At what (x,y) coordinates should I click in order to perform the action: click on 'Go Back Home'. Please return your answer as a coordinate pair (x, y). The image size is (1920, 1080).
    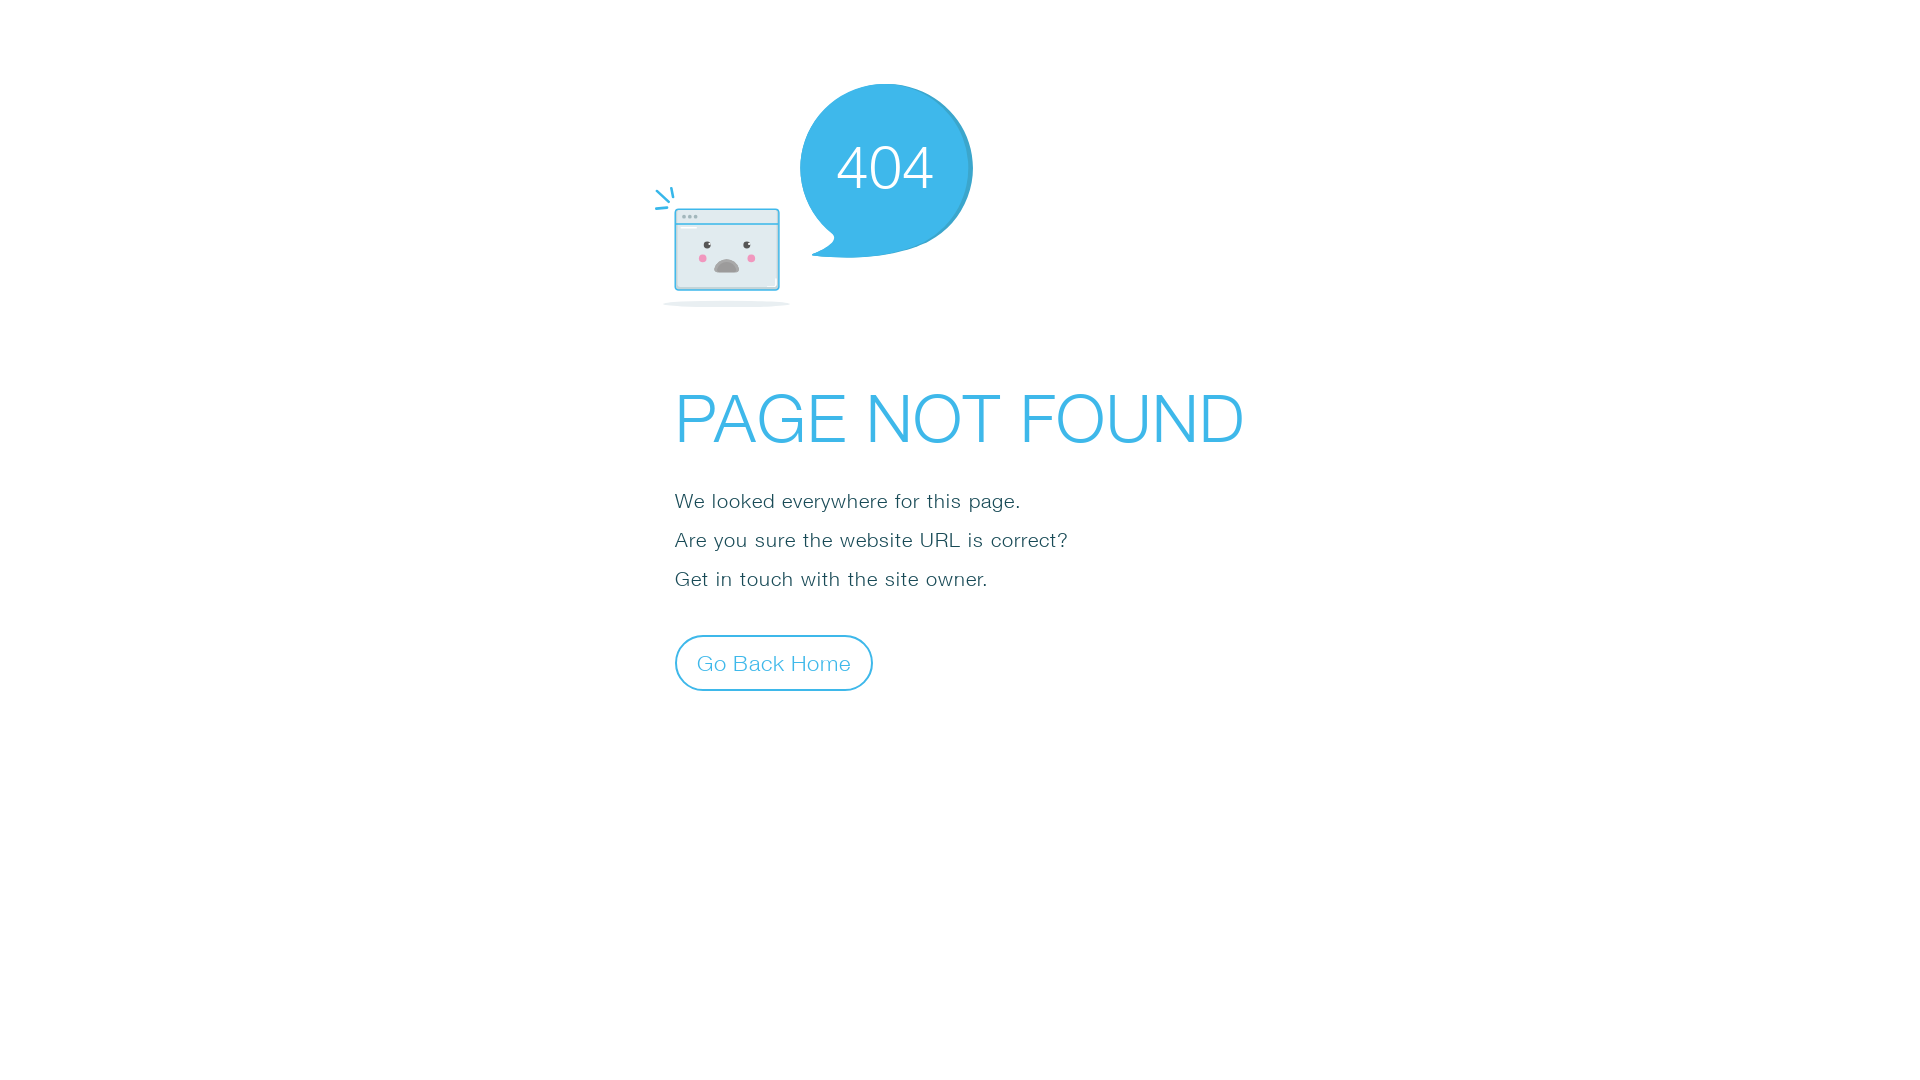
    Looking at the image, I should click on (772, 663).